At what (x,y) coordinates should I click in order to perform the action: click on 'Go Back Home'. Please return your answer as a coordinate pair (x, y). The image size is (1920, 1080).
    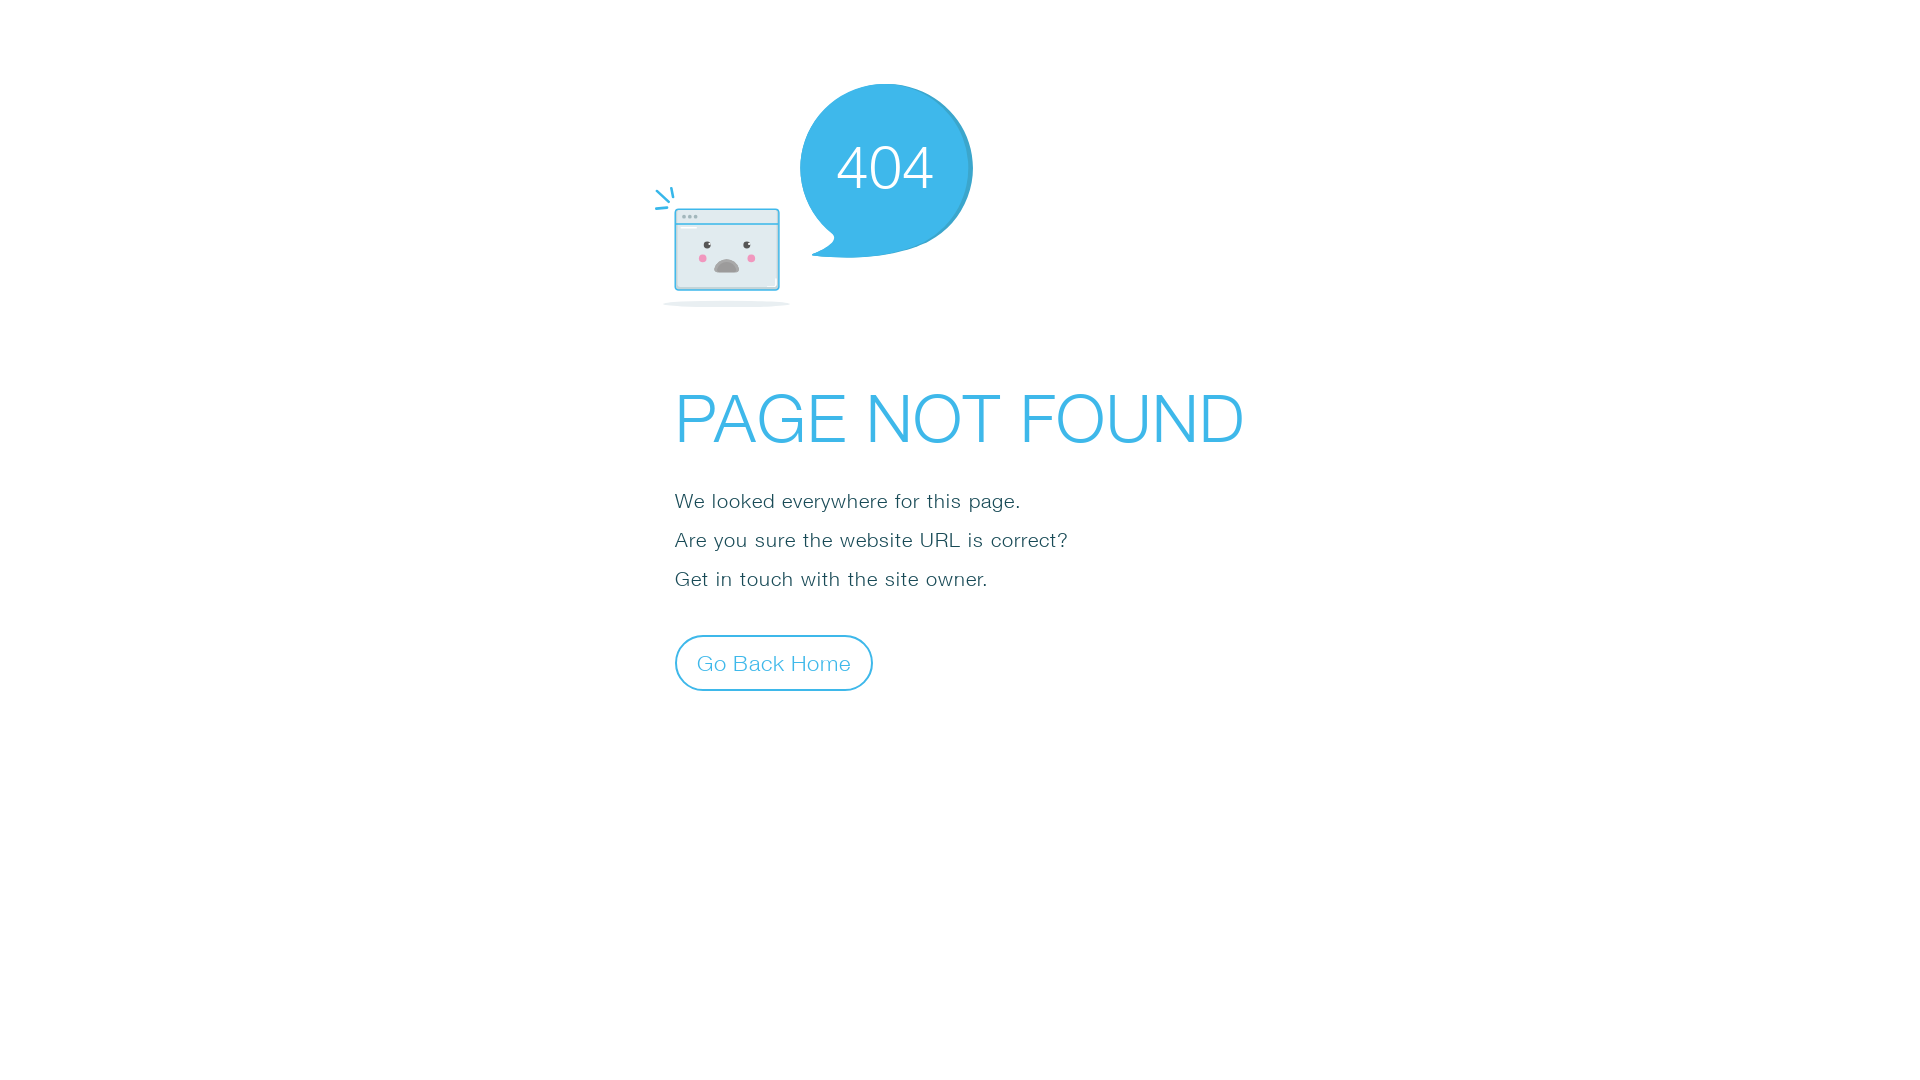
    Looking at the image, I should click on (772, 663).